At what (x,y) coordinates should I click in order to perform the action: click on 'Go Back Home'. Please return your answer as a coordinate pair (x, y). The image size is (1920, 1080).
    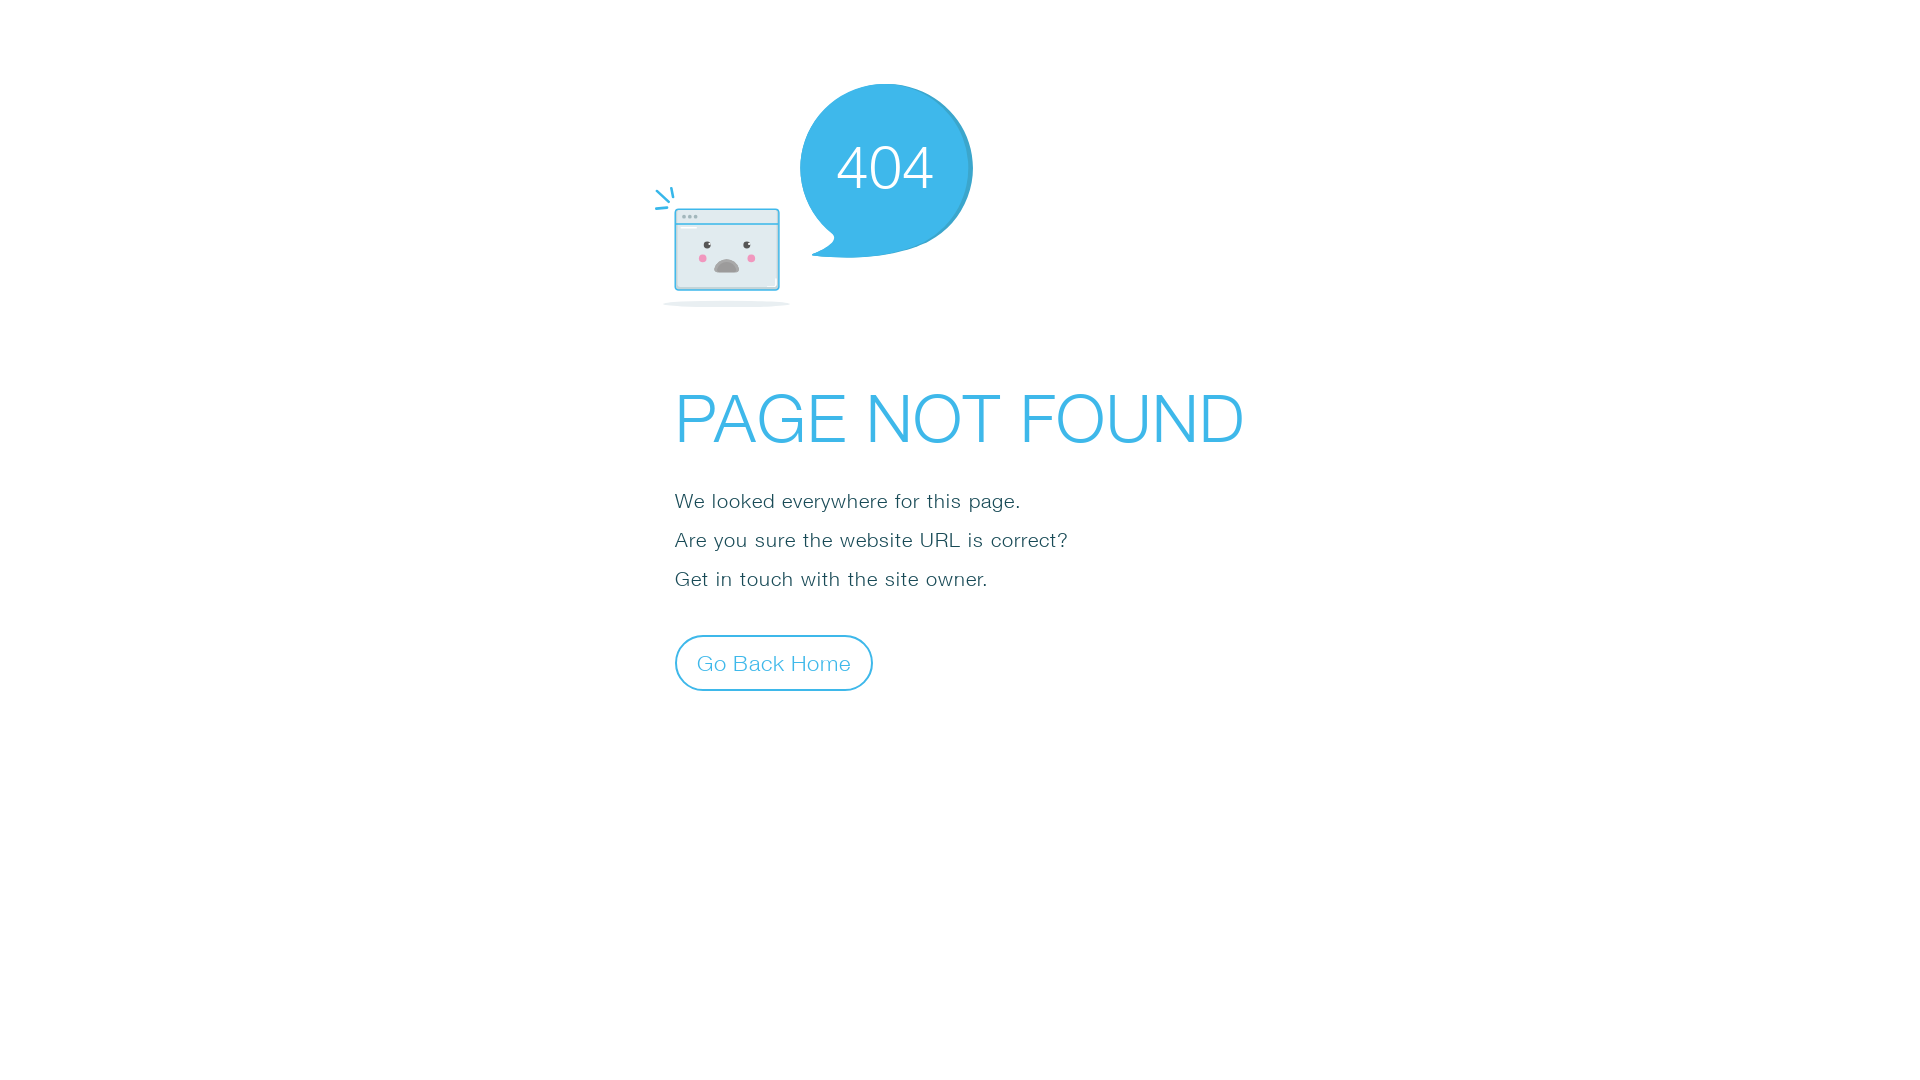
    Looking at the image, I should click on (772, 663).